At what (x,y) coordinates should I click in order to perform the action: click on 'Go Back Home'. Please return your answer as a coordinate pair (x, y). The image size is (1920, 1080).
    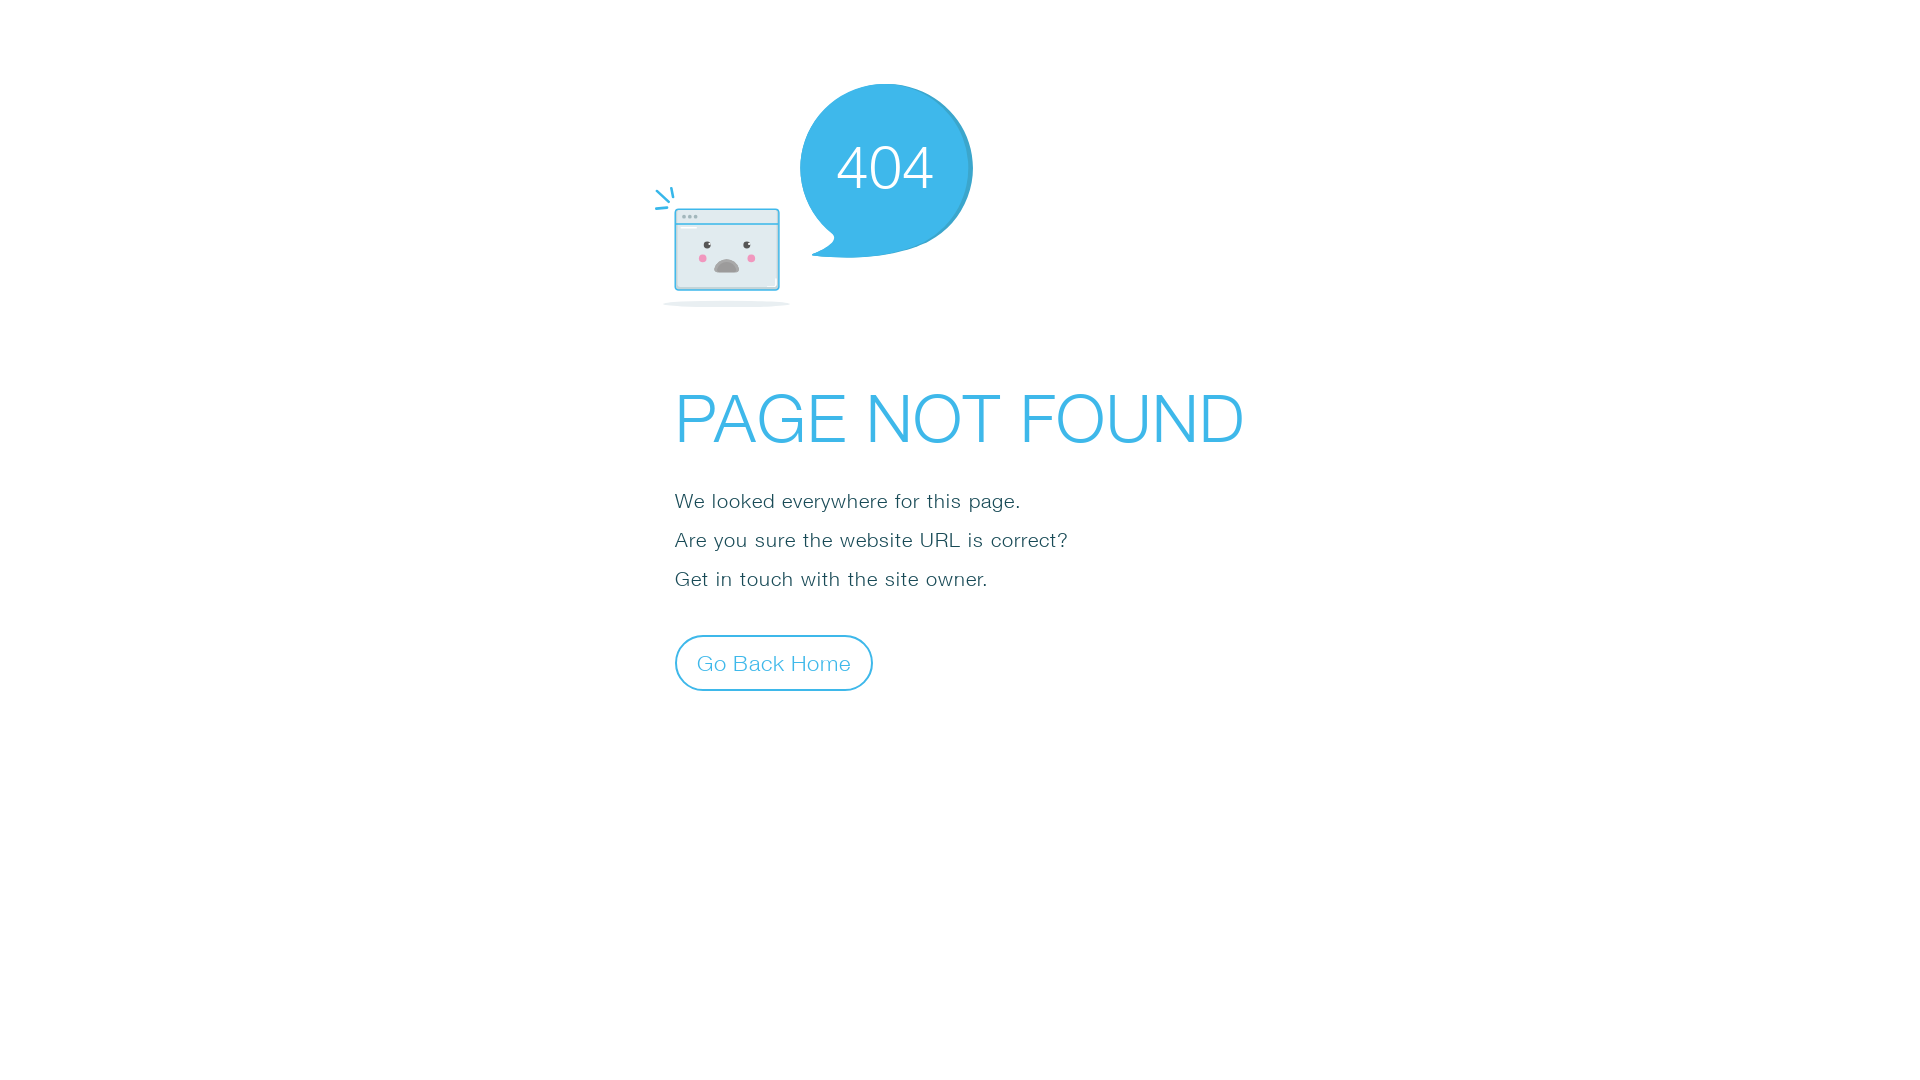
    Looking at the image, I should click on (772, 663).